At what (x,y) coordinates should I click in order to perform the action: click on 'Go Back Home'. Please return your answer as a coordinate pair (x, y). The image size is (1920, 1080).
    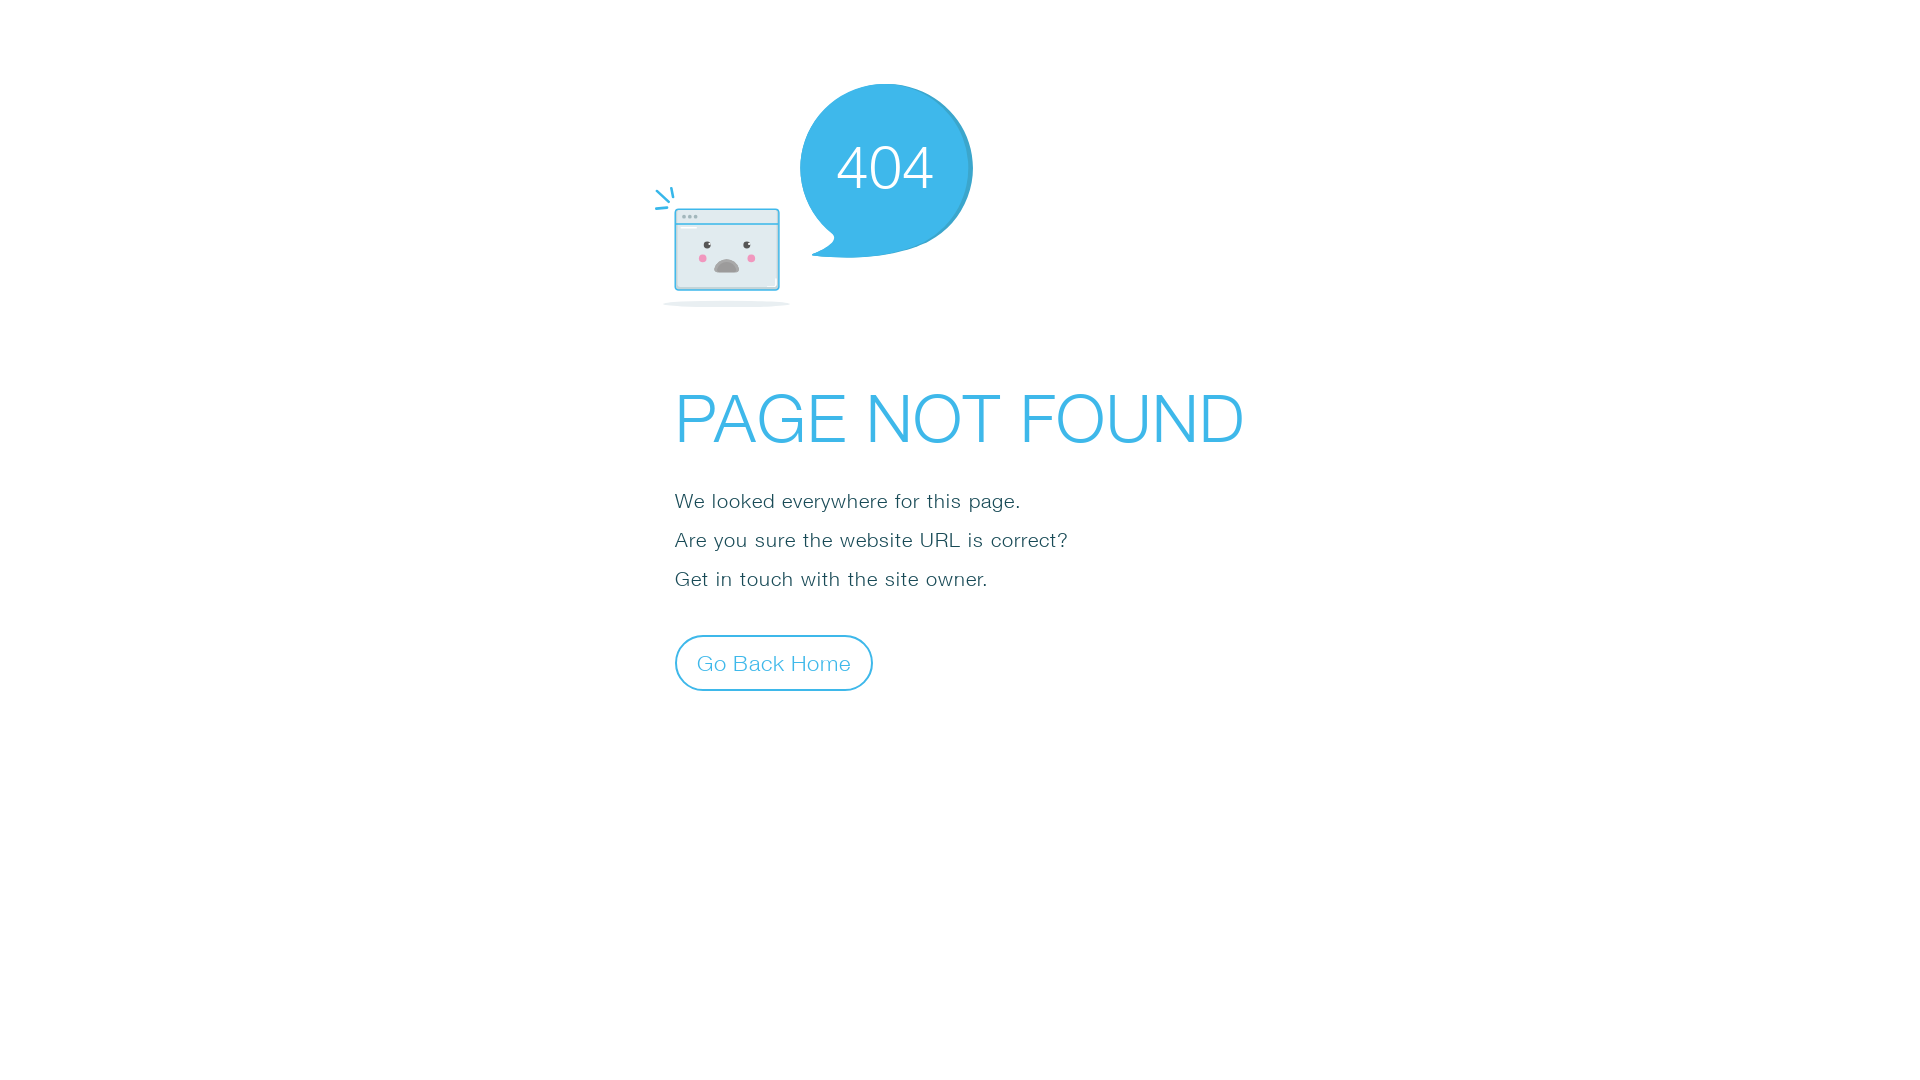
    Looking at the image, I should click on (772, 663).